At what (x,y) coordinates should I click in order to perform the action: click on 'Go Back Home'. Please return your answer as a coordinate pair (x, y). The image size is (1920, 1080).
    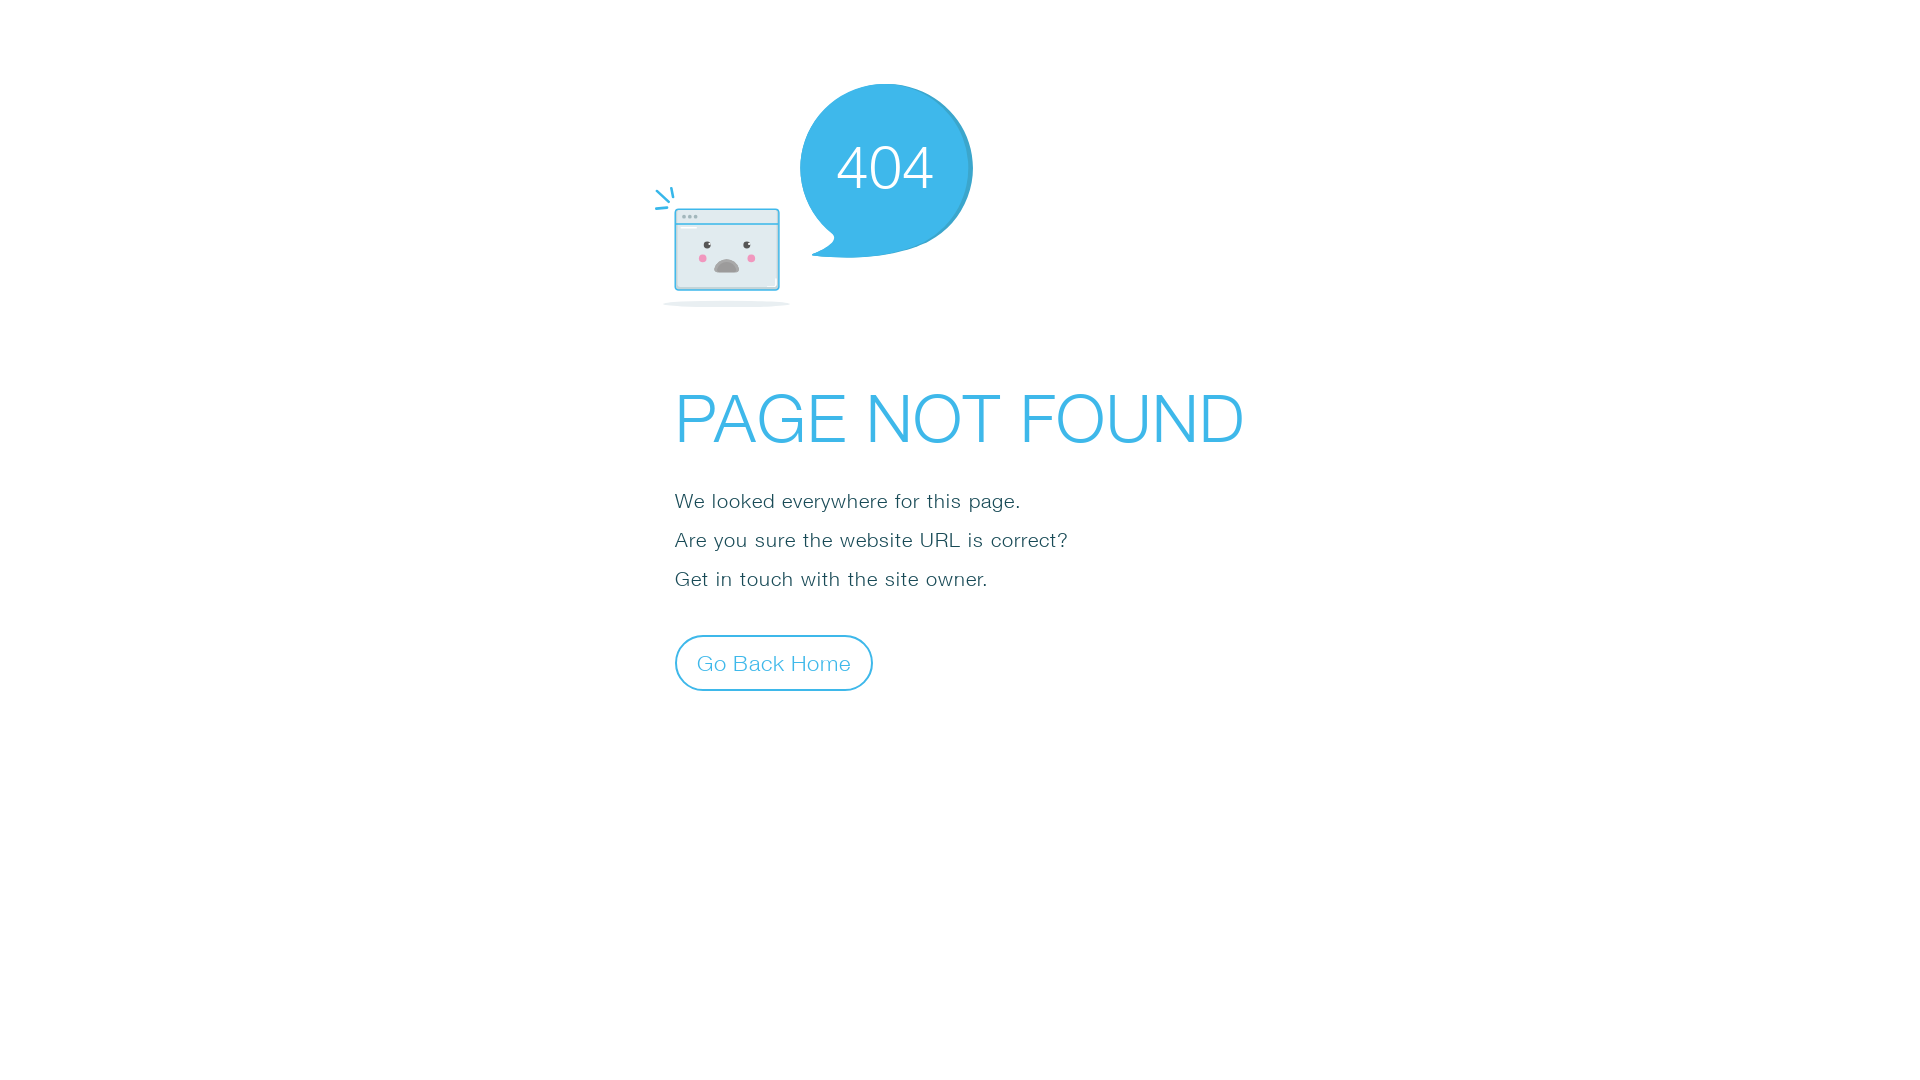
    Looking at the image, I should click on (772, 663).